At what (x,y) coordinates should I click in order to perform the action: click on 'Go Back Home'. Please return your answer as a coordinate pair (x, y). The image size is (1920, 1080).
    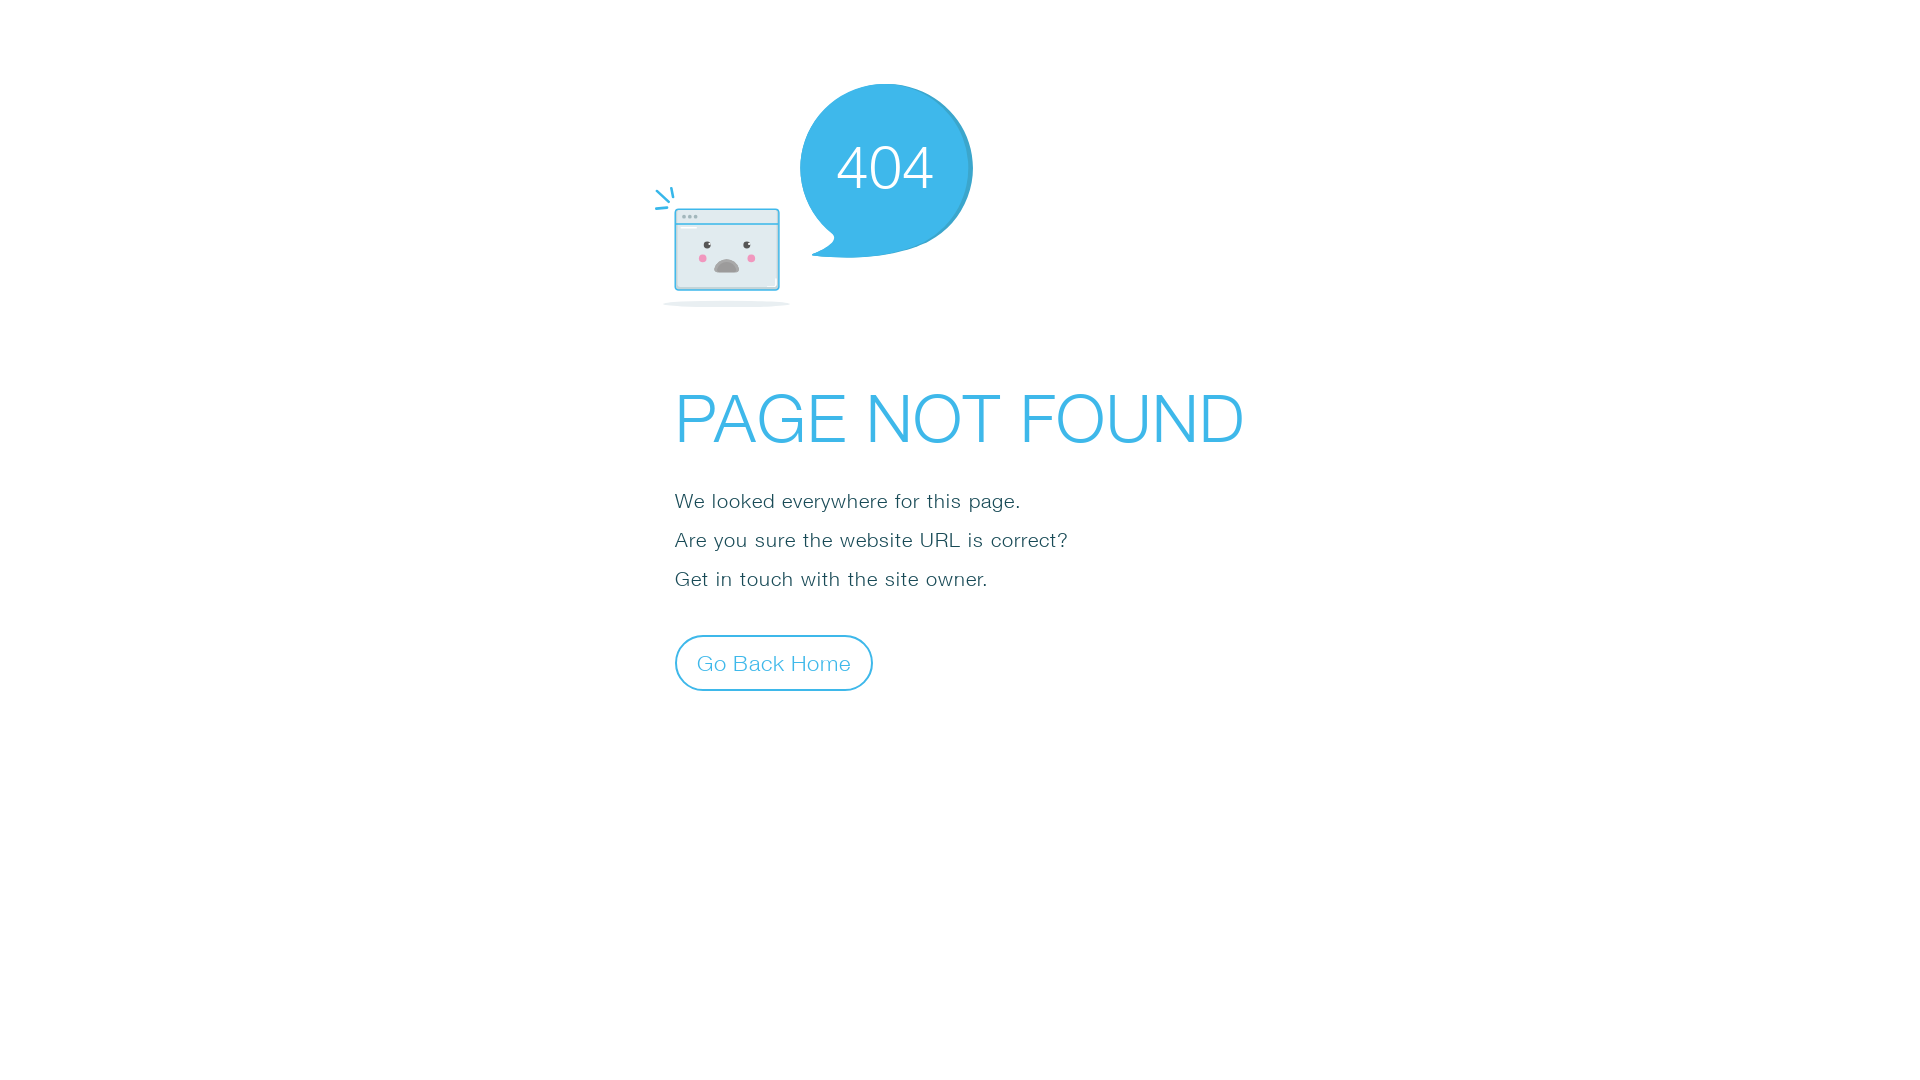
    Looking at the image, I should click on (772, 663).